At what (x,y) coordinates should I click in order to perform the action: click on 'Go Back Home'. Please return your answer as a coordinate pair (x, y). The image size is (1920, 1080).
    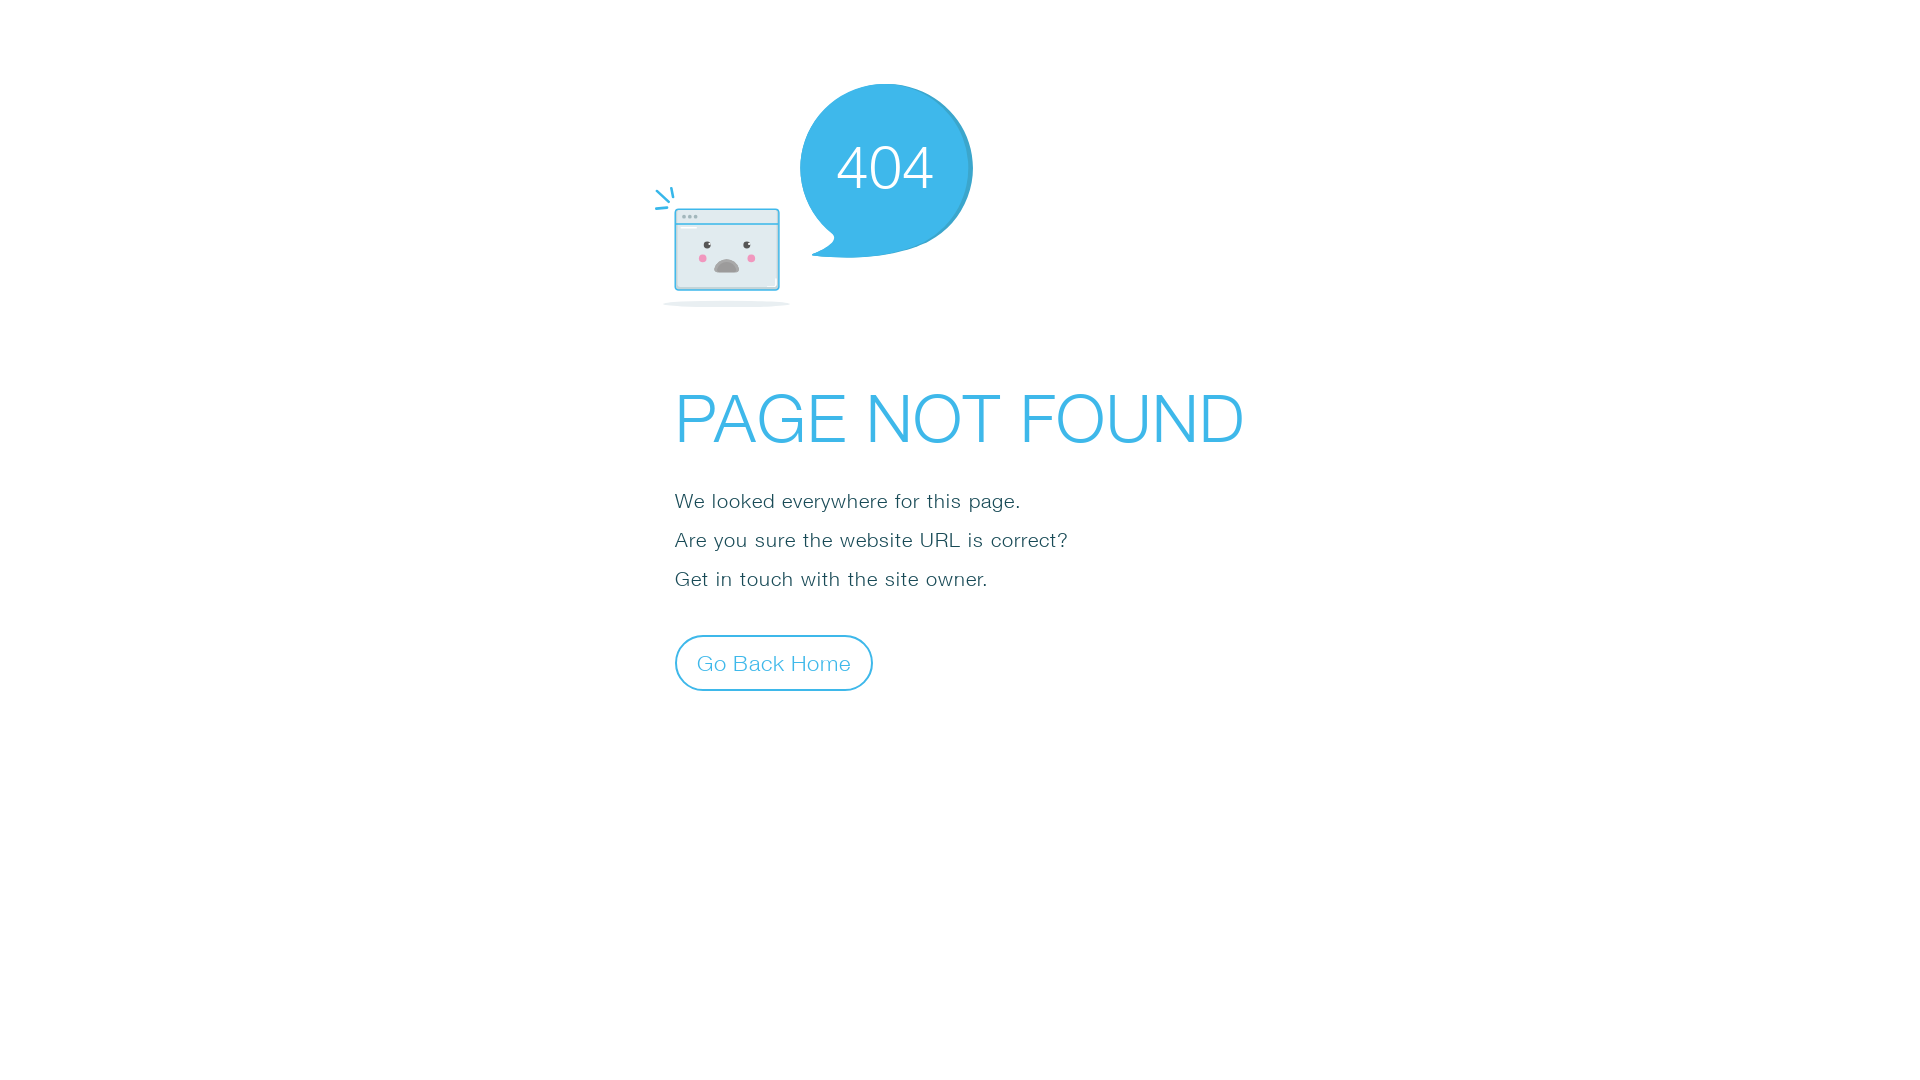
    Looking at the image, I should click on (772, 663).